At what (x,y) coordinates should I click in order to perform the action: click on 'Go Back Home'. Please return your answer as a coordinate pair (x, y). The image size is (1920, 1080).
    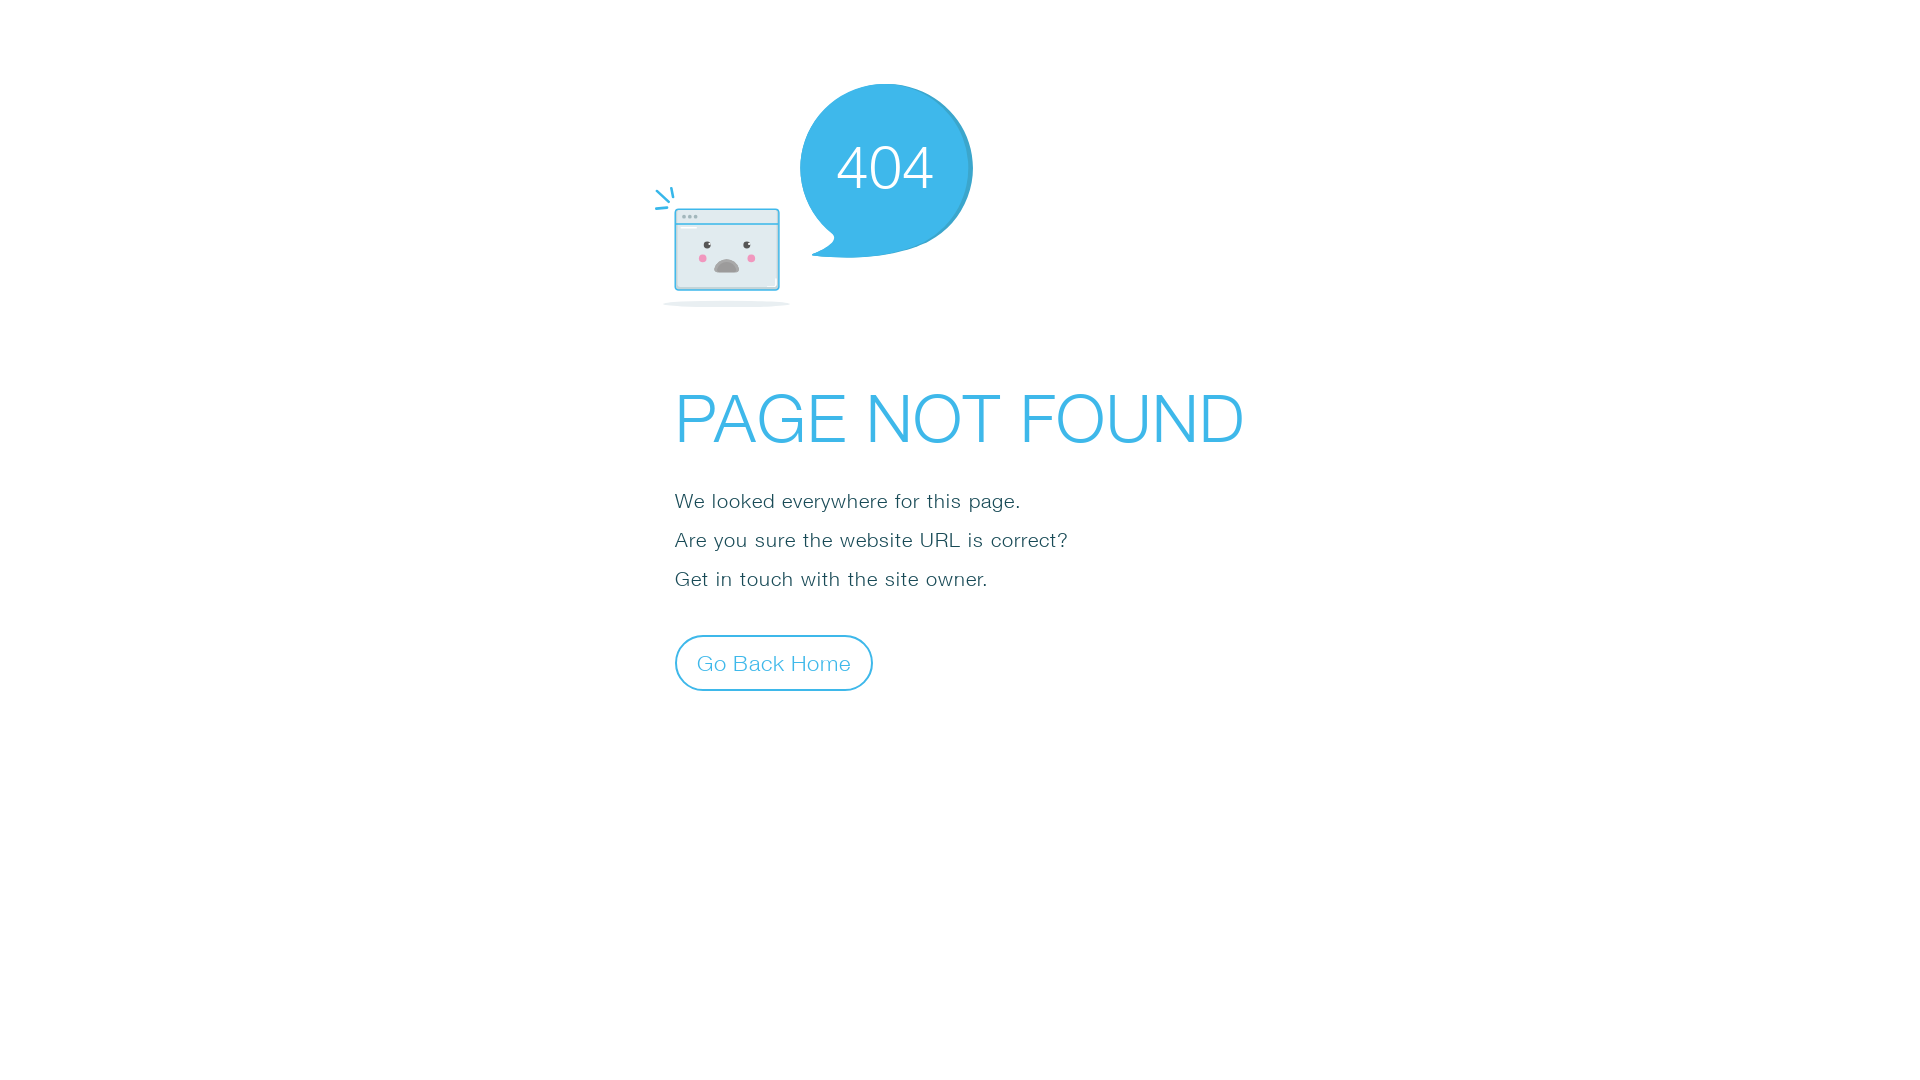
    Looking at the image, I should click on (772, 663).